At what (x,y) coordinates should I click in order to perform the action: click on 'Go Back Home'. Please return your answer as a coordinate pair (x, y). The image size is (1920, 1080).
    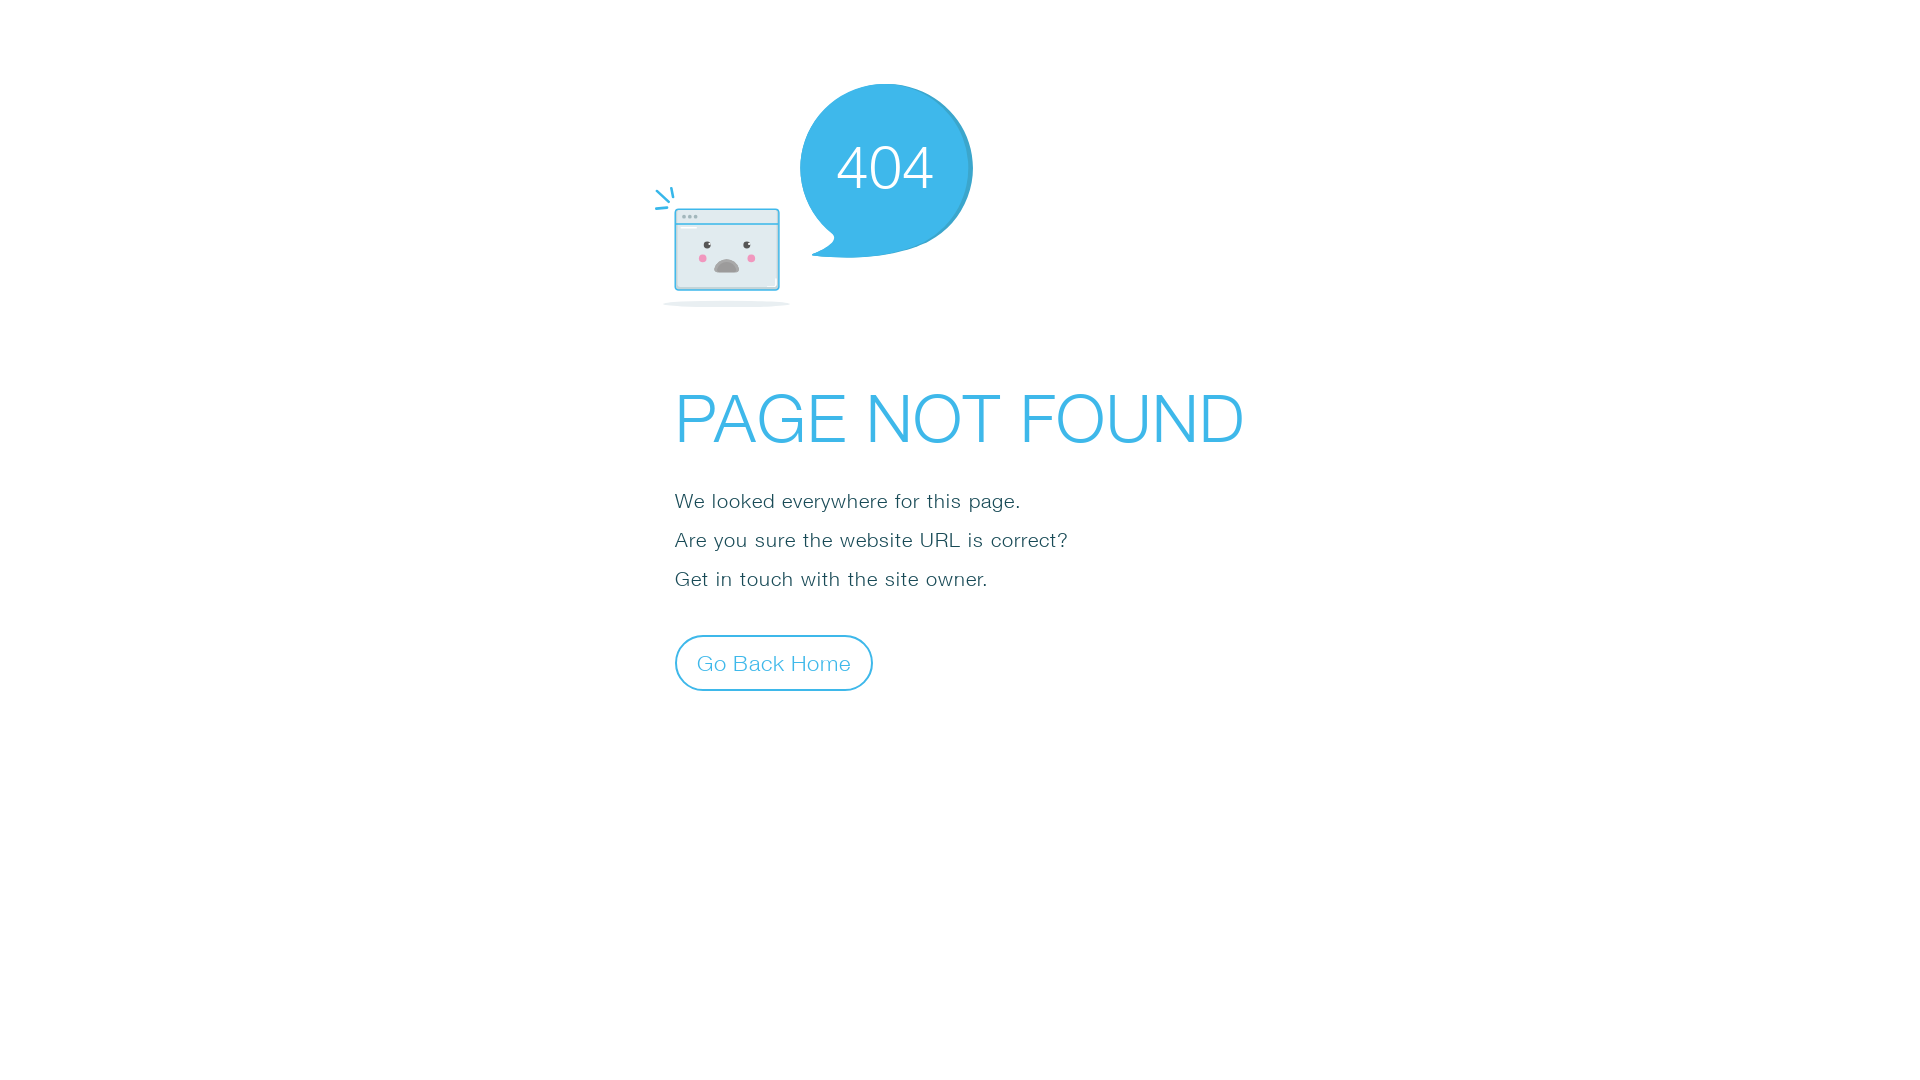
    Looking at the image, I should click on (772, 663).